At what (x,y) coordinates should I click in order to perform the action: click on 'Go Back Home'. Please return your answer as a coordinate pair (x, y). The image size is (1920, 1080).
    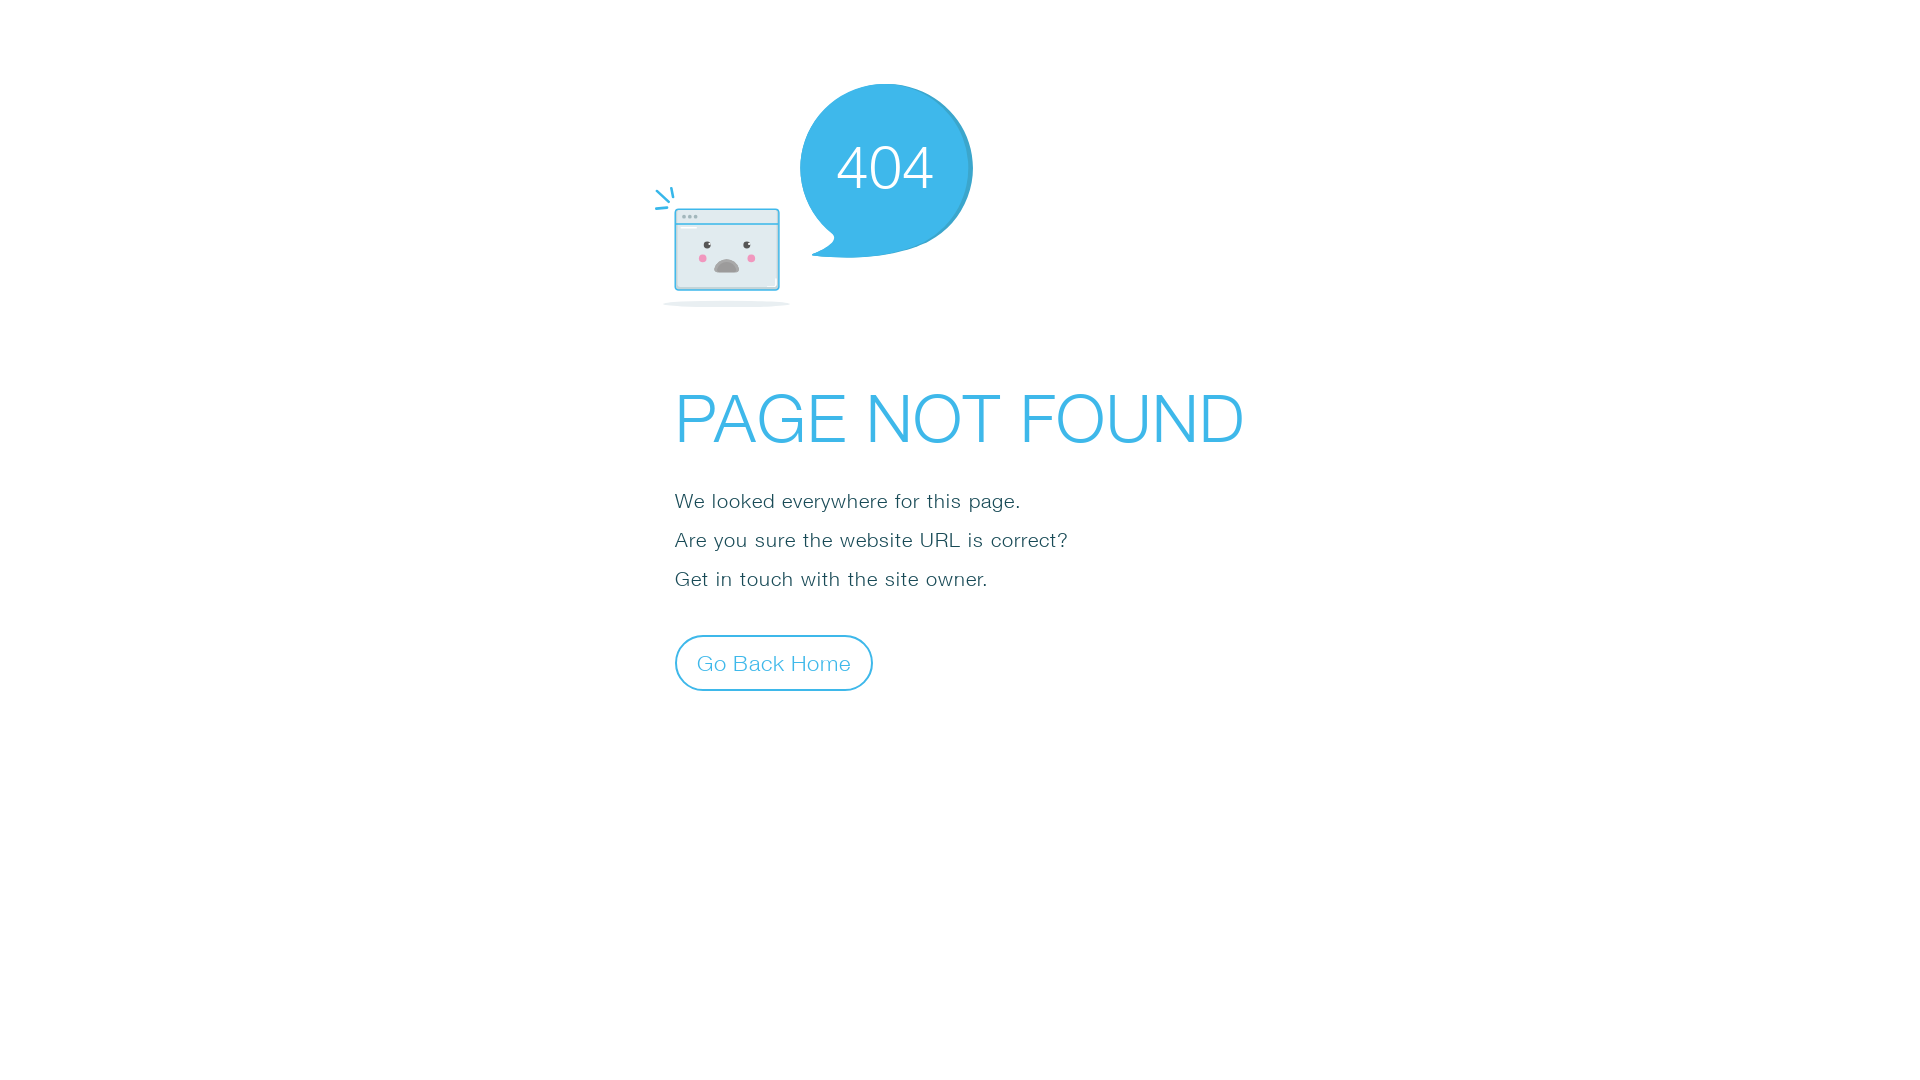
    Looking at the image, I should click on (772, 663).